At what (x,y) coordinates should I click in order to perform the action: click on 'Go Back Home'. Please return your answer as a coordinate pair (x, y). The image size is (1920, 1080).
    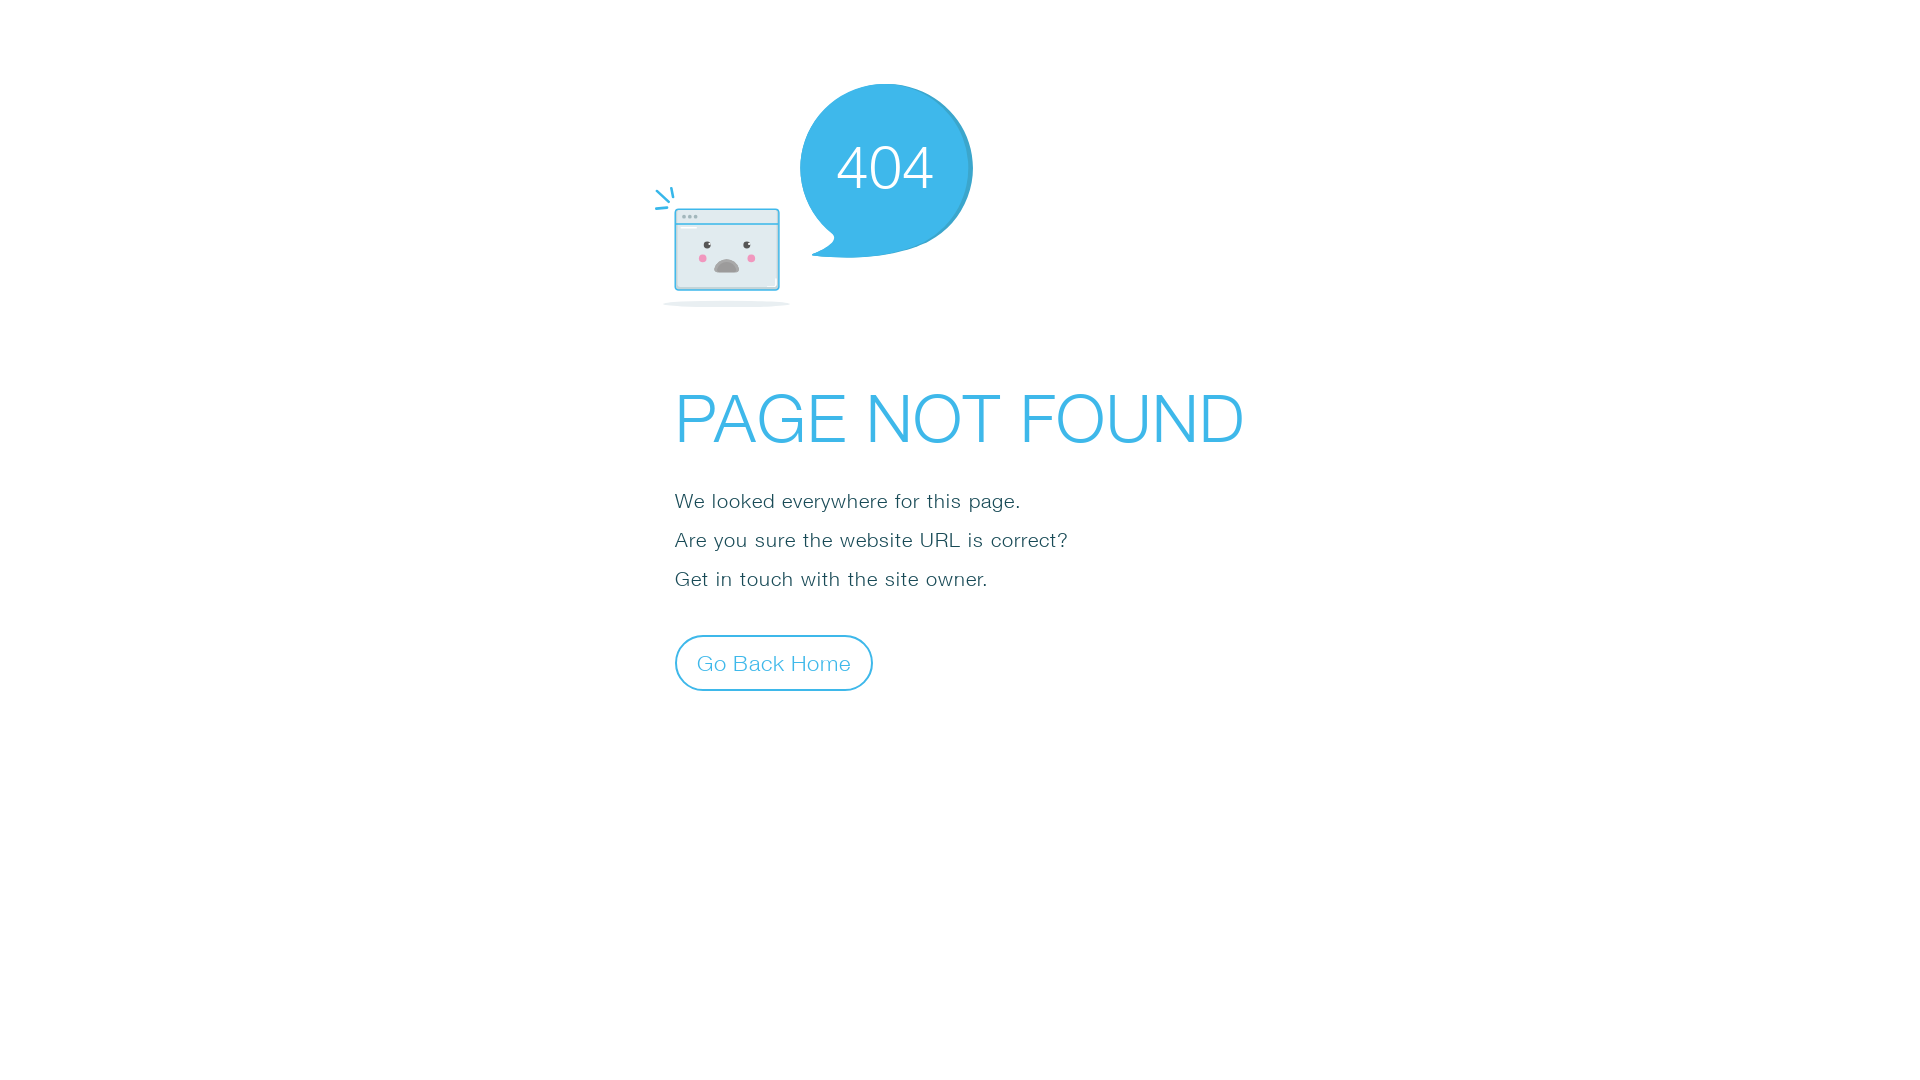
    Looking at the image, I should click on (772, 663).